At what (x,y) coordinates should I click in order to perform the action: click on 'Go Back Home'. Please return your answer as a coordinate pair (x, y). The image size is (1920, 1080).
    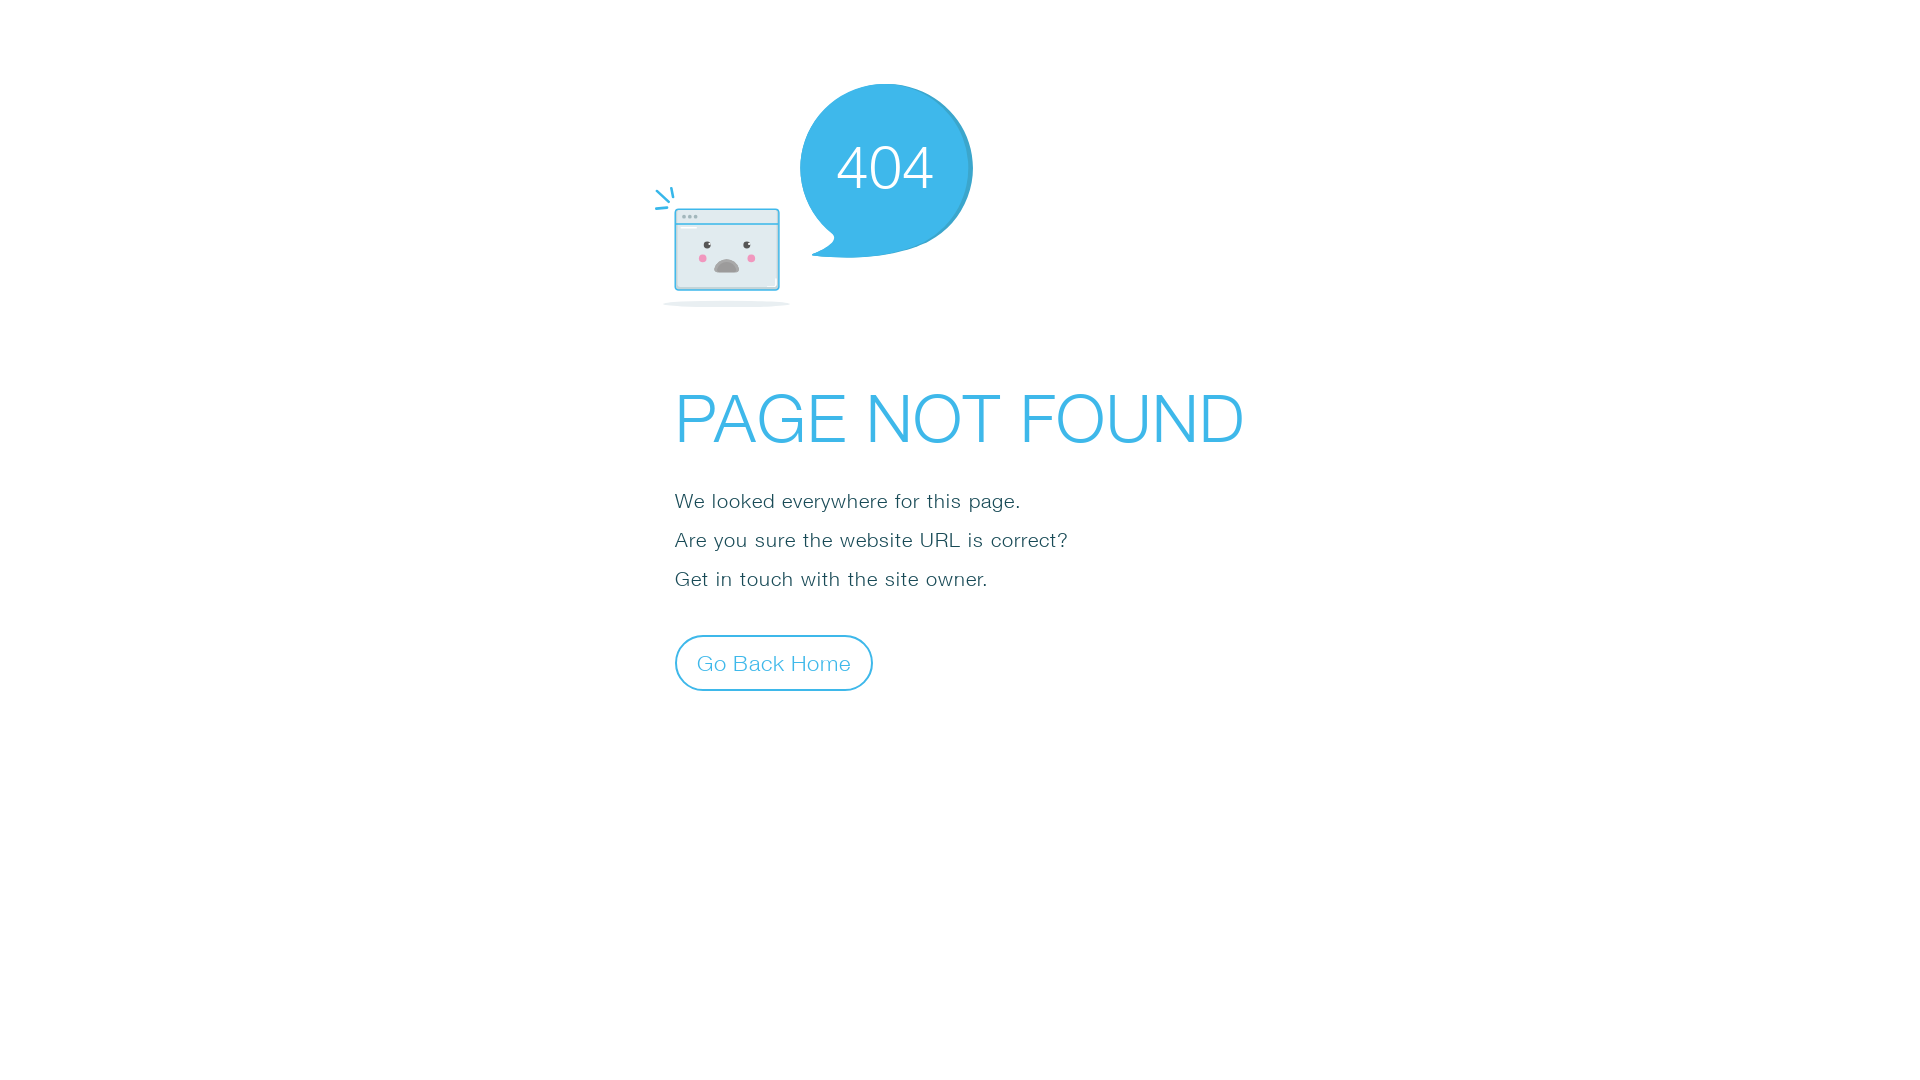
    Looking at the image, I should click on (772, 663).